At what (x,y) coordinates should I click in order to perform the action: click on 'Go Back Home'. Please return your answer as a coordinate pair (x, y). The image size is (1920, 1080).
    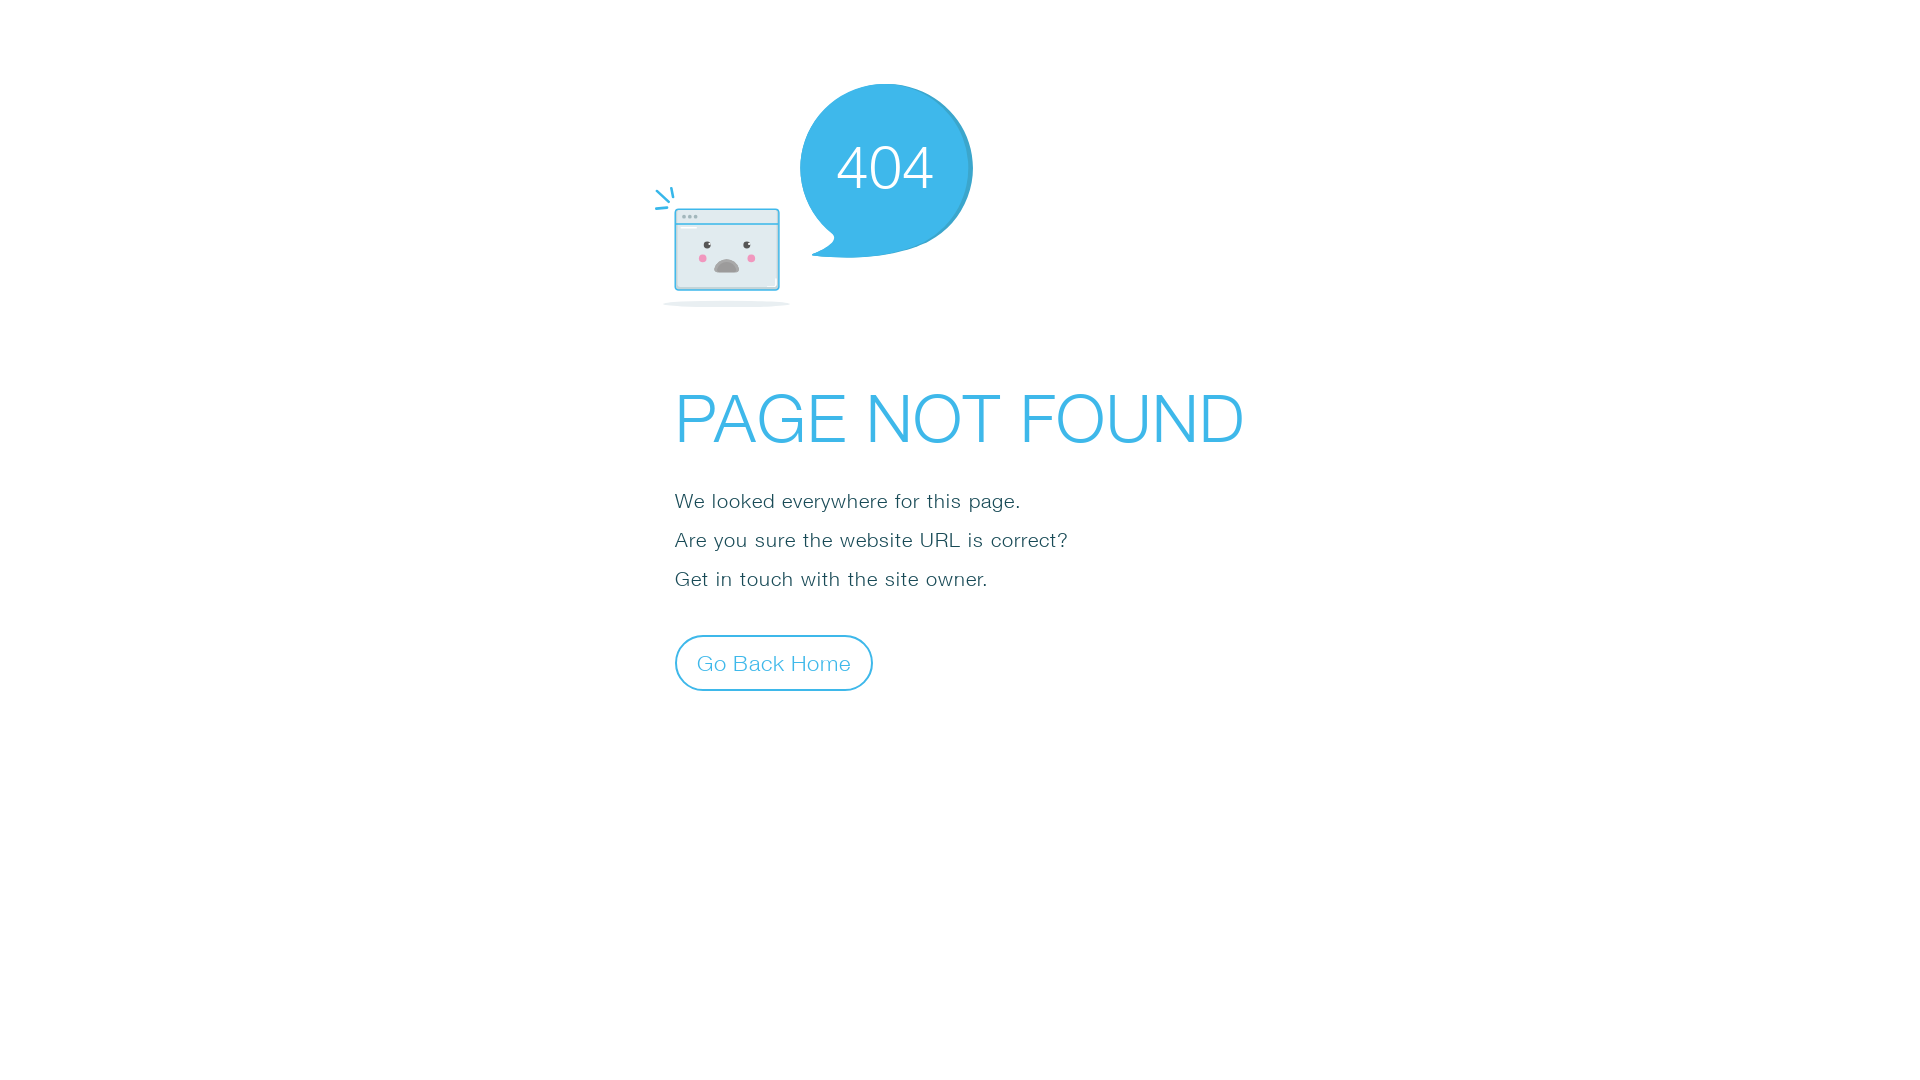
    Looking at the image, I should click on (772, 663).